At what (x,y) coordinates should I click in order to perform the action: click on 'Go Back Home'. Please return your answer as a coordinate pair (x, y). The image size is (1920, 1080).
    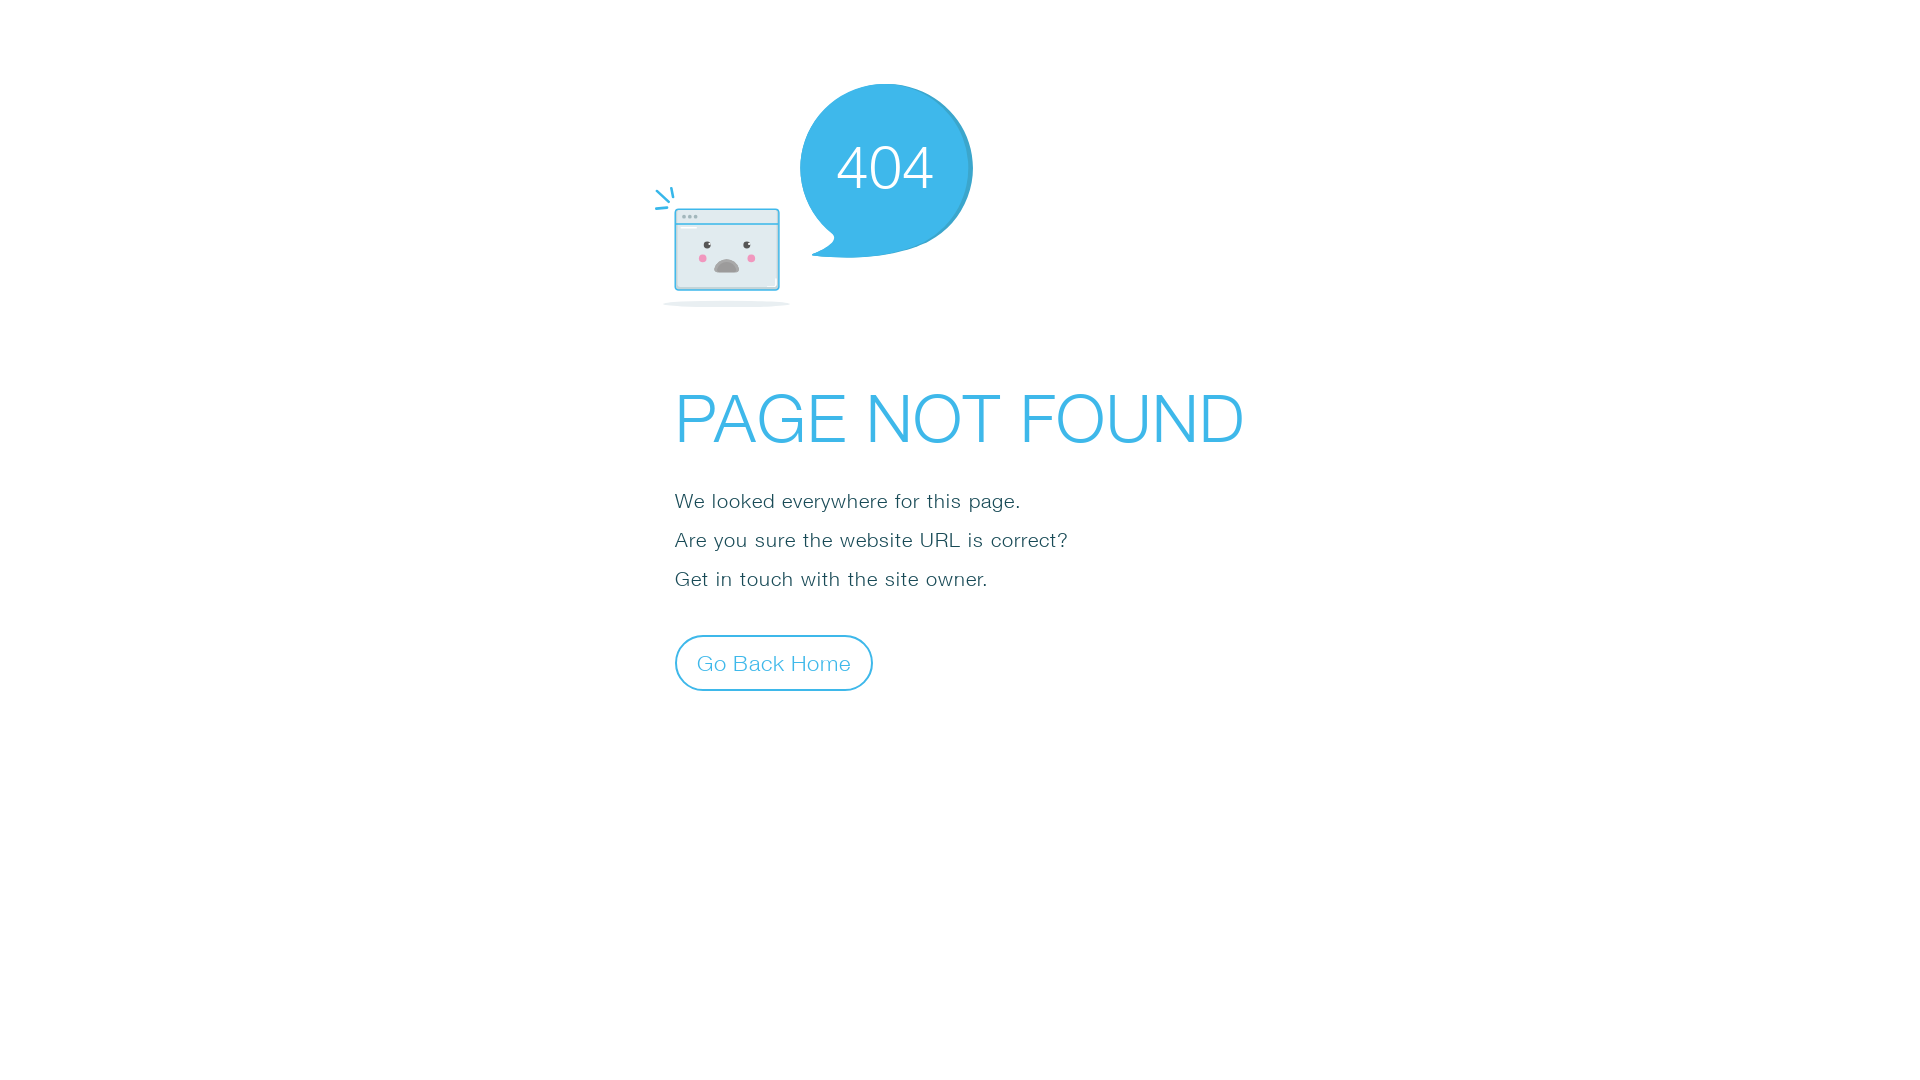
    Looking at the image, I should click on (772, 663).